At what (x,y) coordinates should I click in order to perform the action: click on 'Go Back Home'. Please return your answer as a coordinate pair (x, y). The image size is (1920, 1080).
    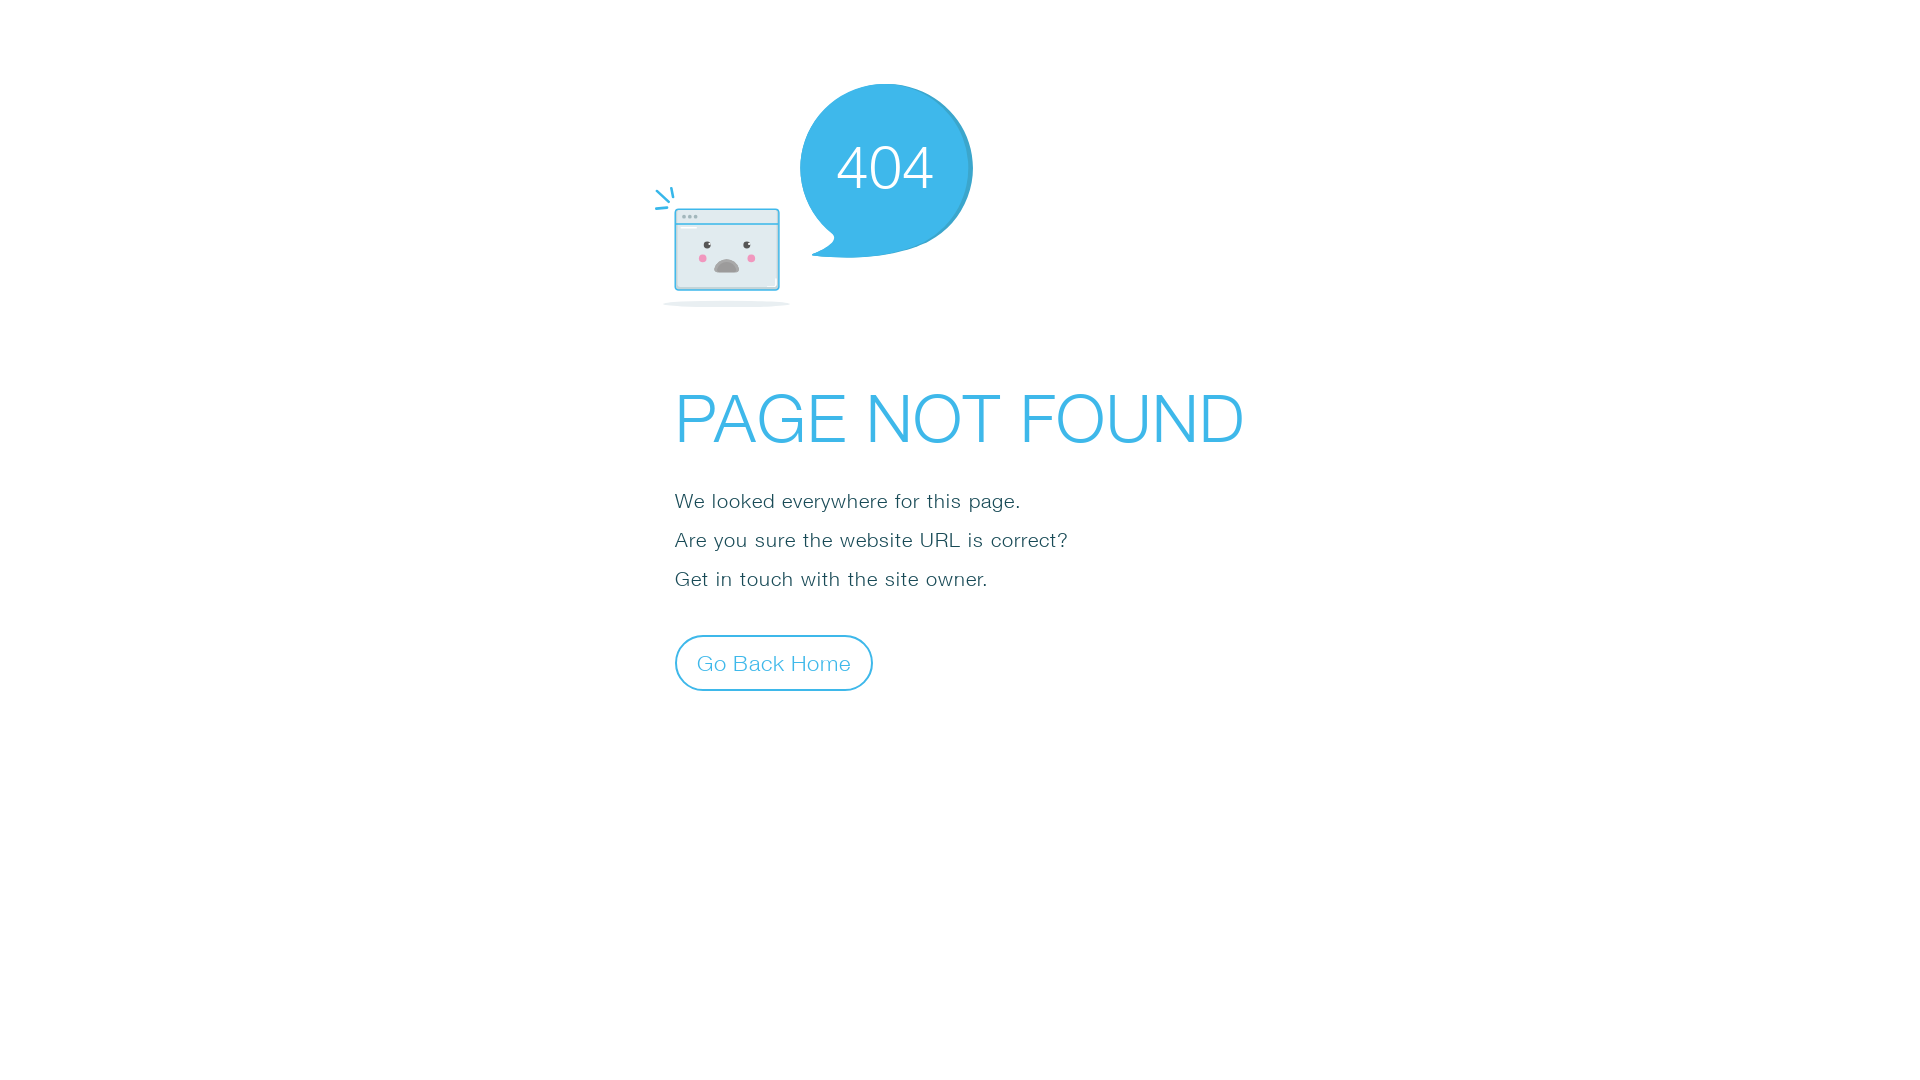
    Looking at the image, I should click on (772, 663).